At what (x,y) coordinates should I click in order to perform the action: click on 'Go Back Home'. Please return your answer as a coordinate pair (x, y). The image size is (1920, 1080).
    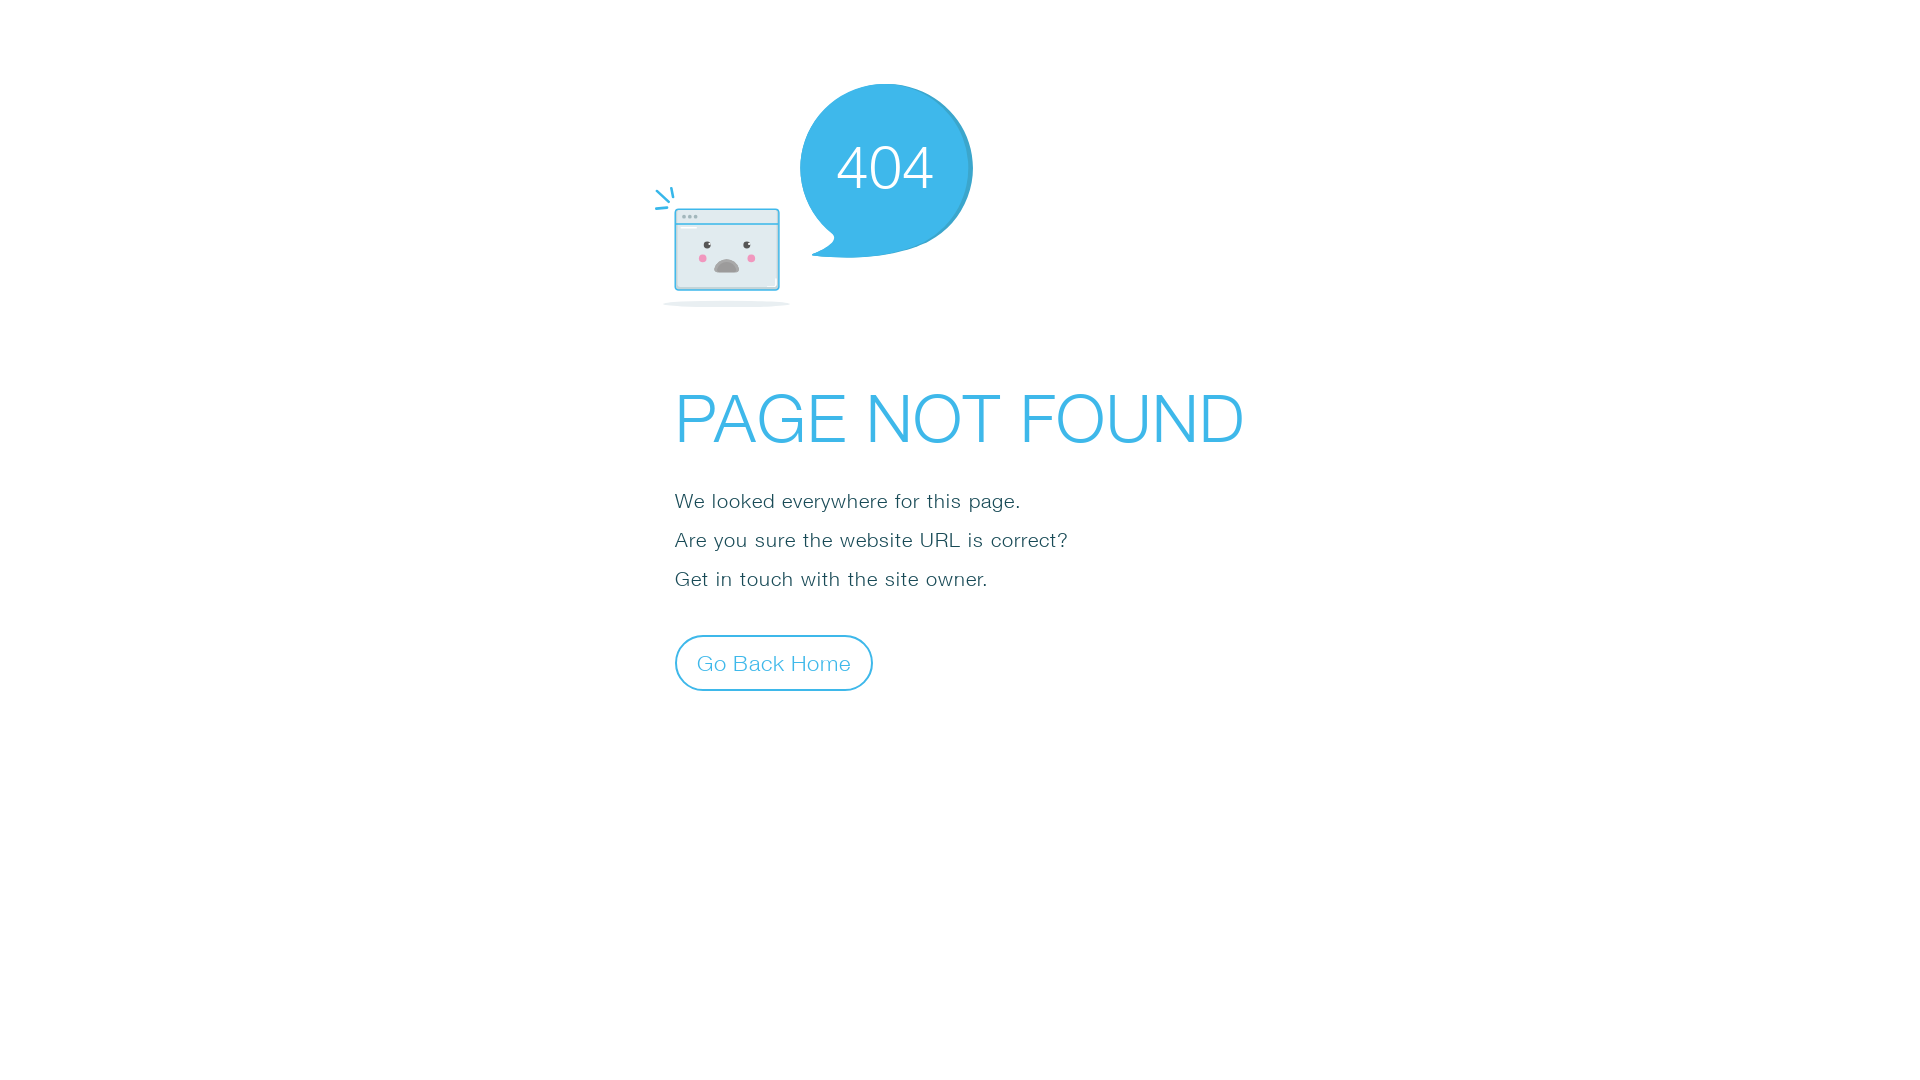
    Looking at the image, I should click on (772, 663).